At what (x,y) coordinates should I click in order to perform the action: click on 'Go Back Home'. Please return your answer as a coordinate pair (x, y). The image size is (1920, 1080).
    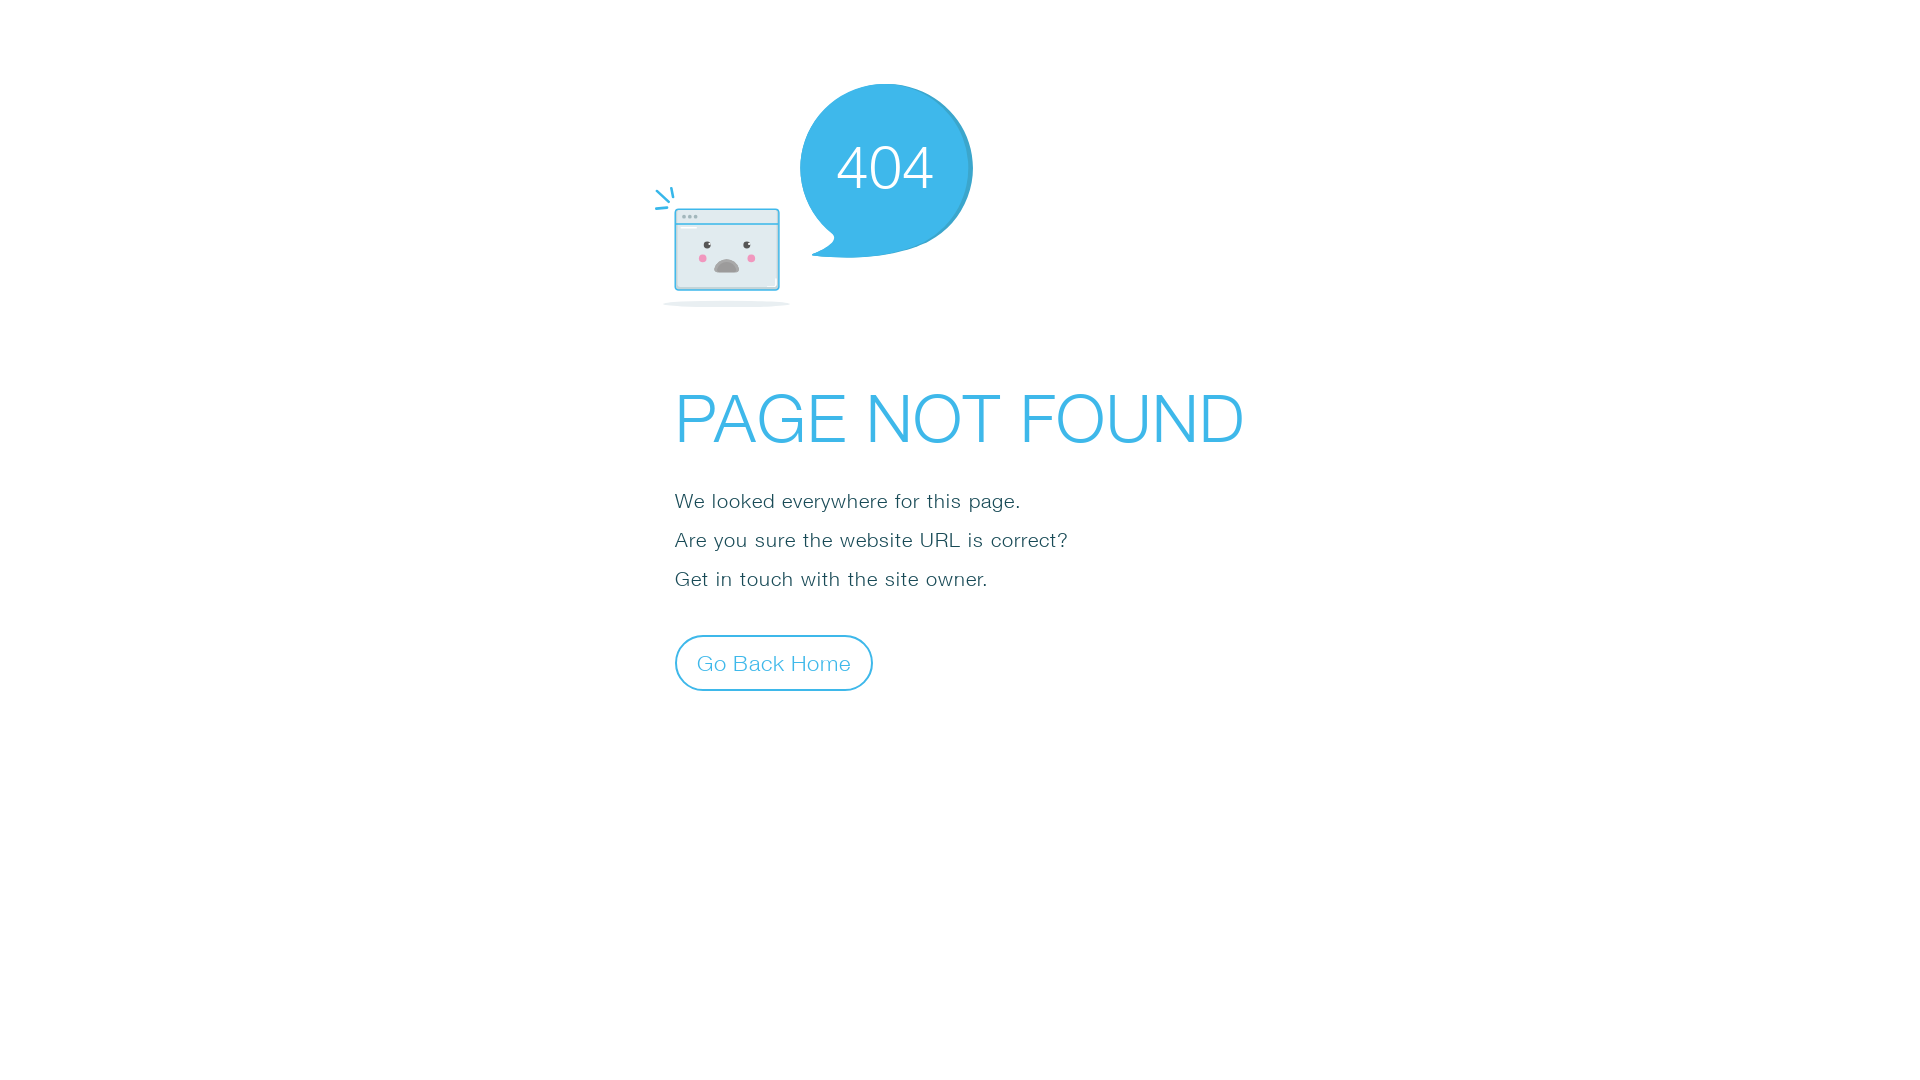
    Looking at the image, I should click on (772, 663).